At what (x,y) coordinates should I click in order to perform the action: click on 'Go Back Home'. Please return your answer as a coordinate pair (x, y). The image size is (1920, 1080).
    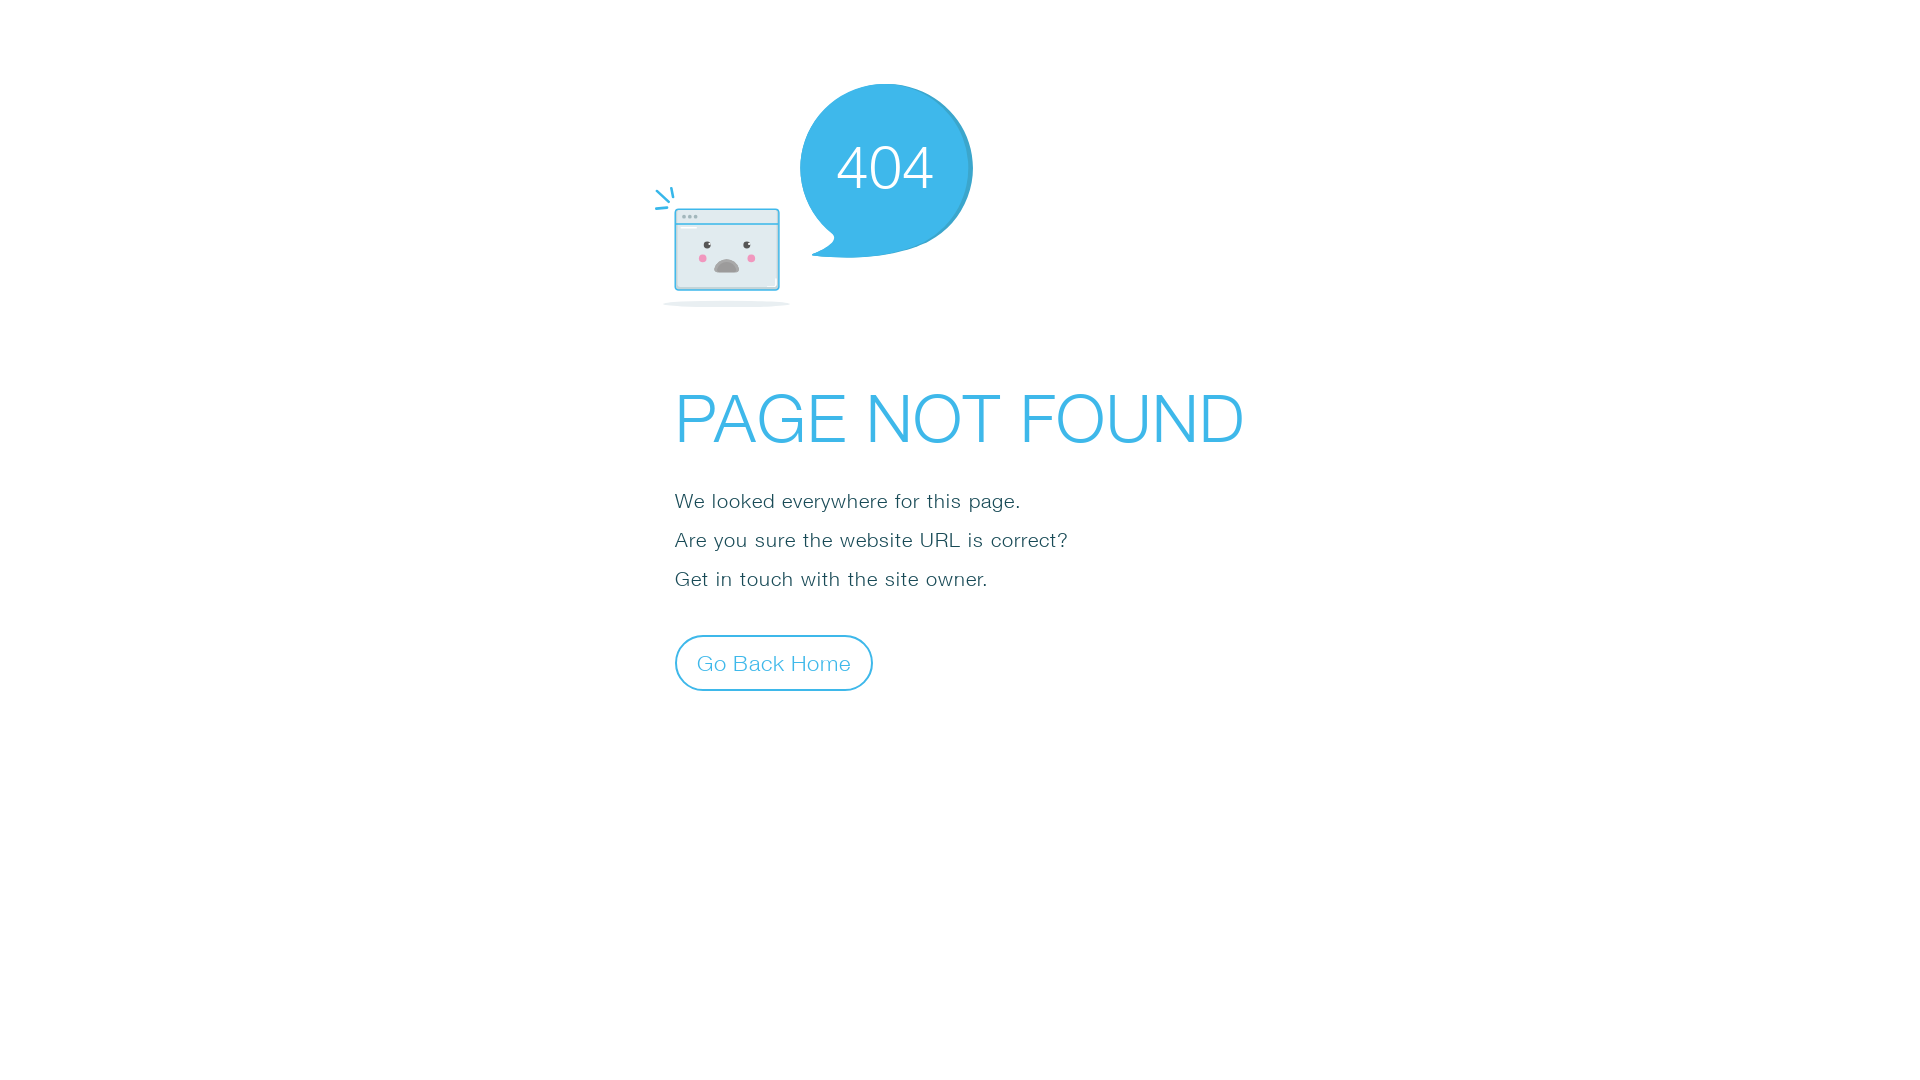
    Looking at the image, I should click on (772, 663).